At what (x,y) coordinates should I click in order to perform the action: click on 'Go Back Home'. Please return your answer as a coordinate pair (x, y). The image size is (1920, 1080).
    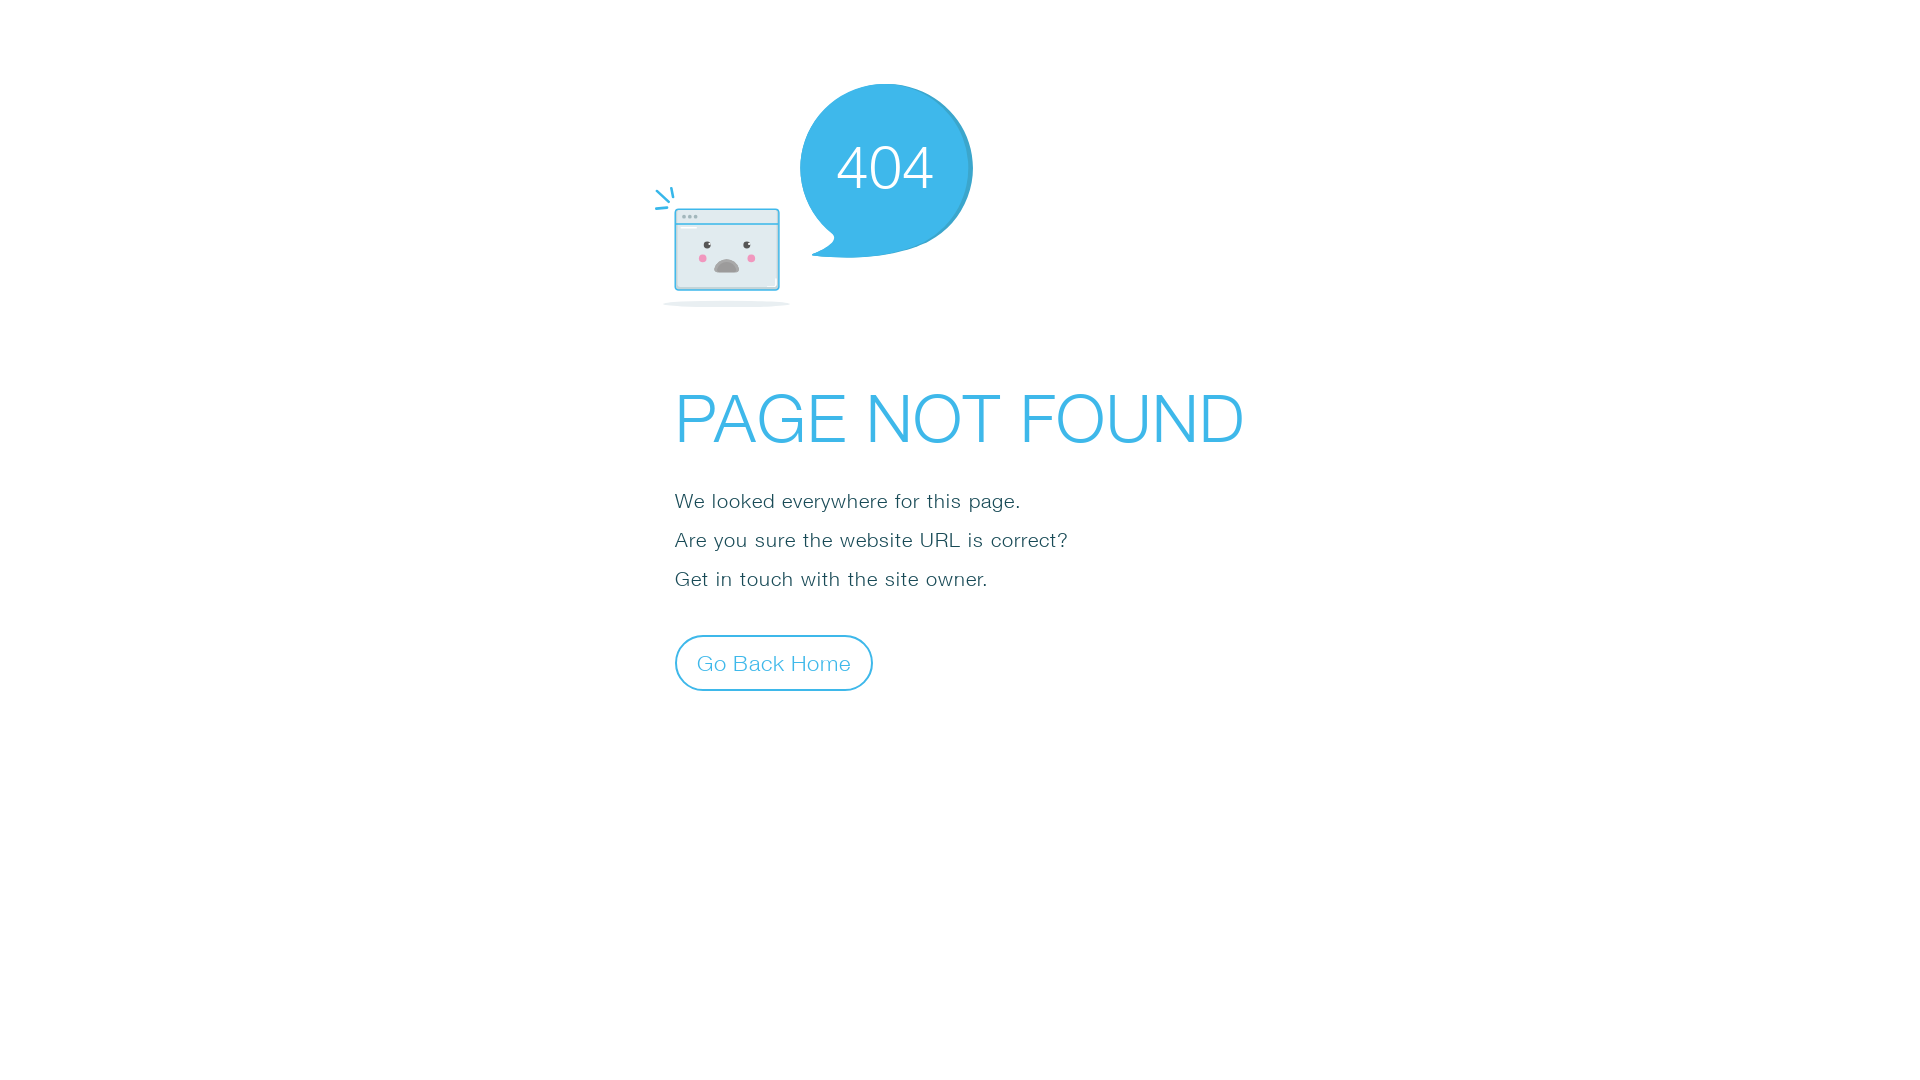
    Looking at the image, I should click on (772, 663).